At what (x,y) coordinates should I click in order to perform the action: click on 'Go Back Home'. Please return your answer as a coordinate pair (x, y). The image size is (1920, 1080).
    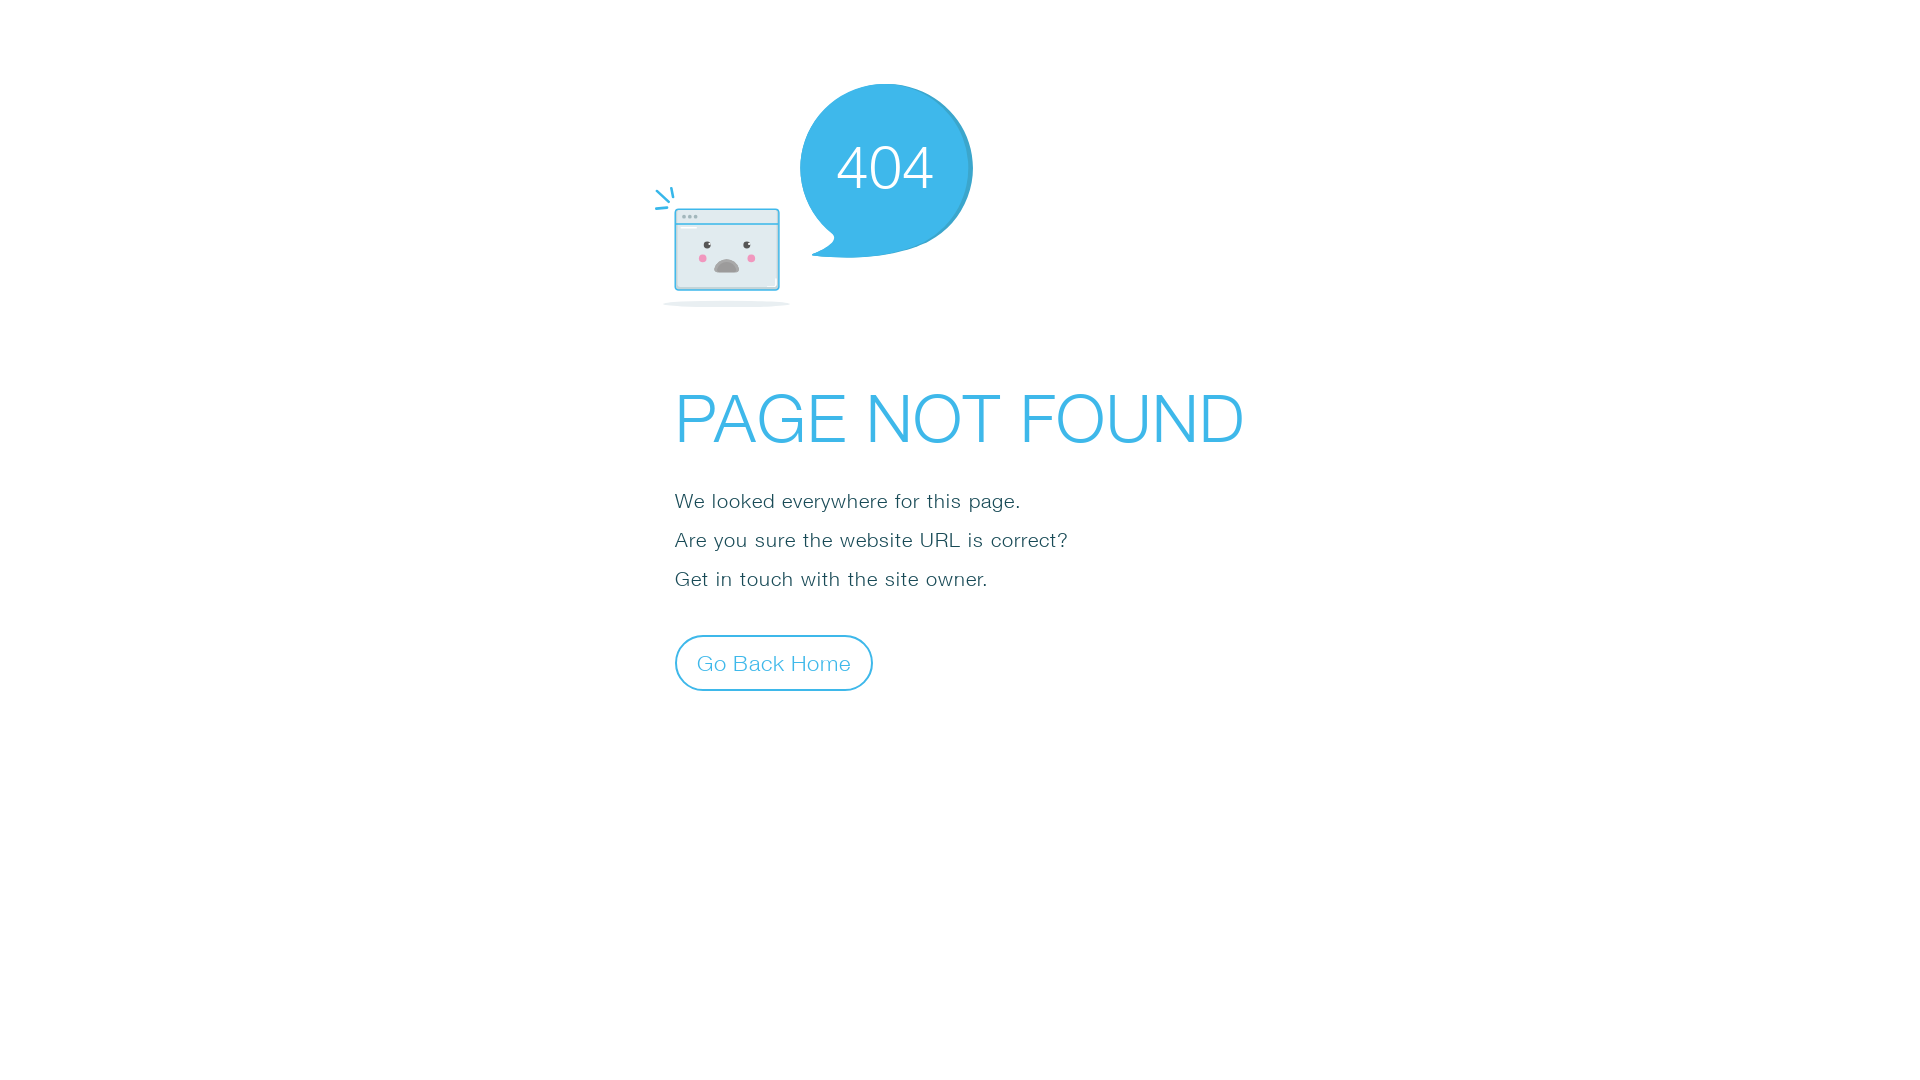
    Looking at the image, I should click on (772, 663).